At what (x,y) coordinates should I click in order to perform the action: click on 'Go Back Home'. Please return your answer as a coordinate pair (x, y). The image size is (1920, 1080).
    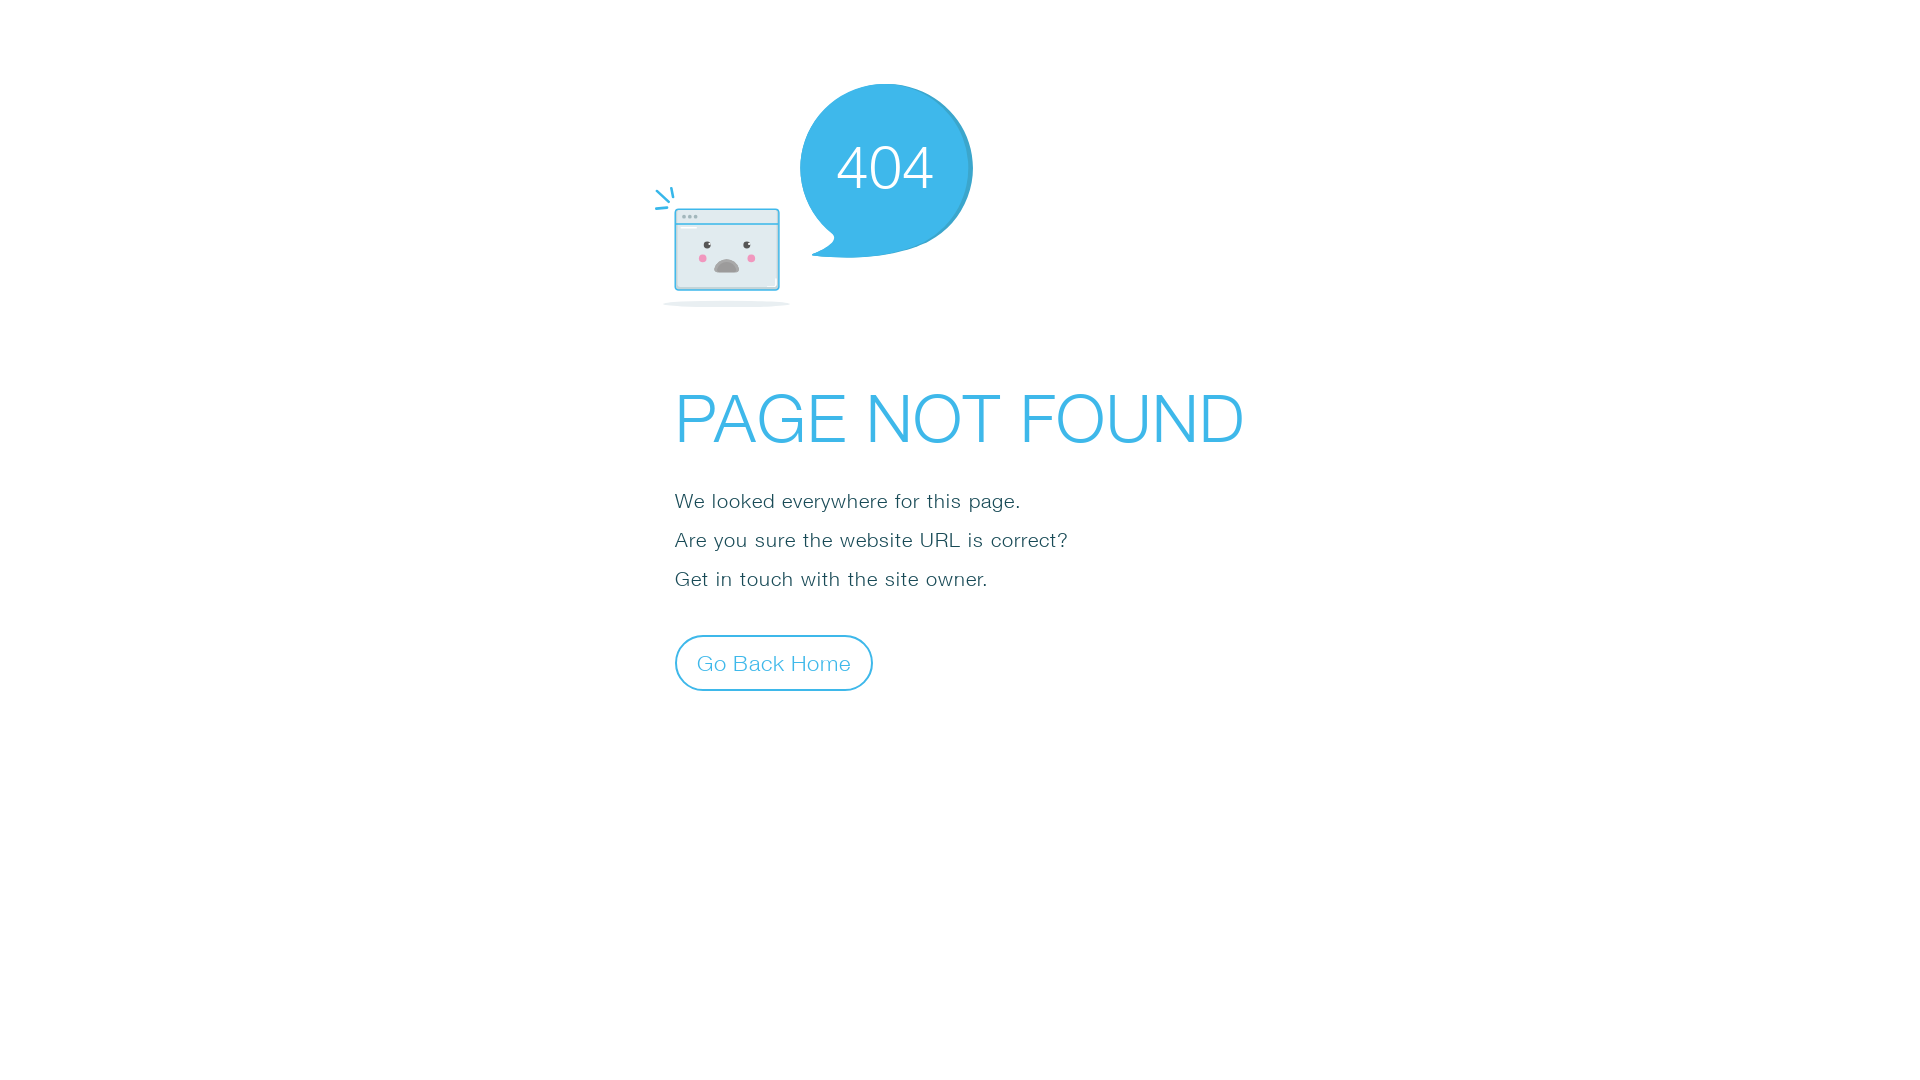
    Looking at the image, I should click on (772, 663).